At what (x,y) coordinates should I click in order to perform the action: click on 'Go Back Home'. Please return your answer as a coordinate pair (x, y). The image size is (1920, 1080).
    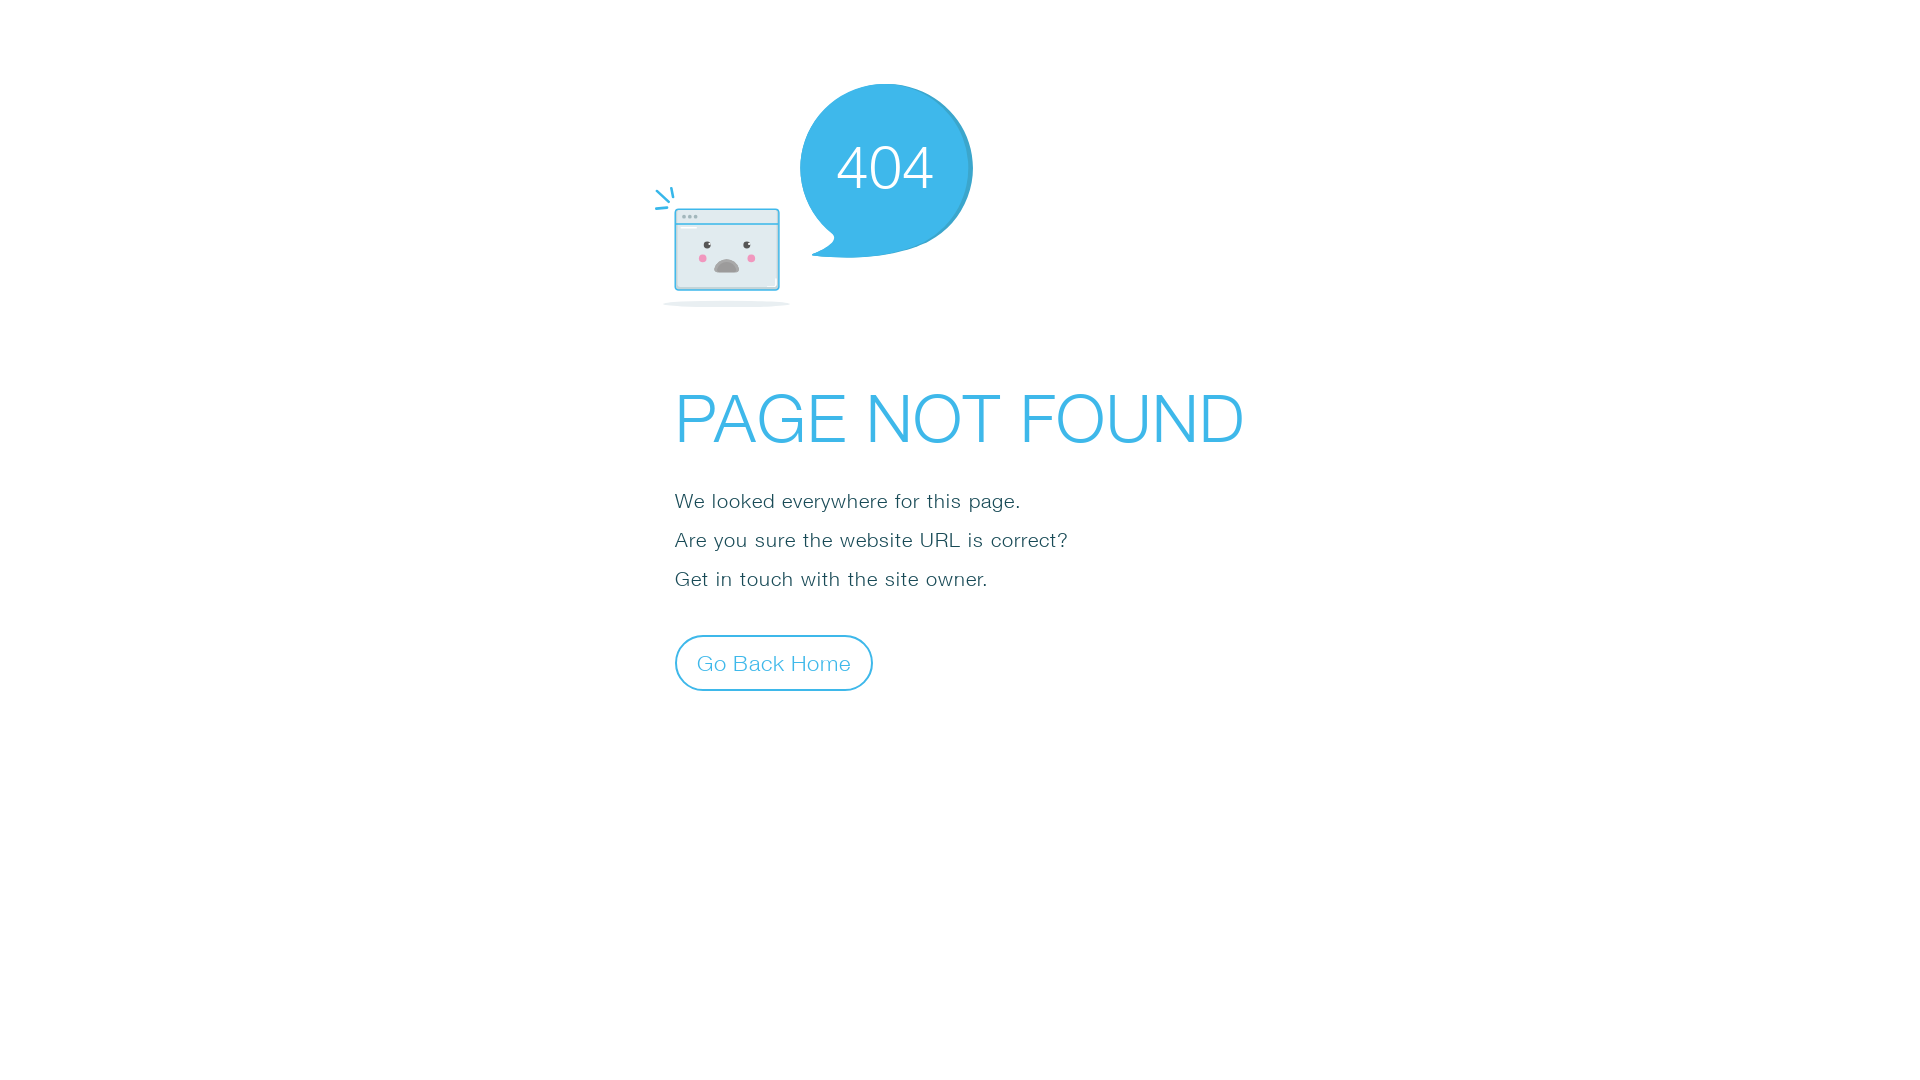
    Looking at the image, I should click on (772, 663).